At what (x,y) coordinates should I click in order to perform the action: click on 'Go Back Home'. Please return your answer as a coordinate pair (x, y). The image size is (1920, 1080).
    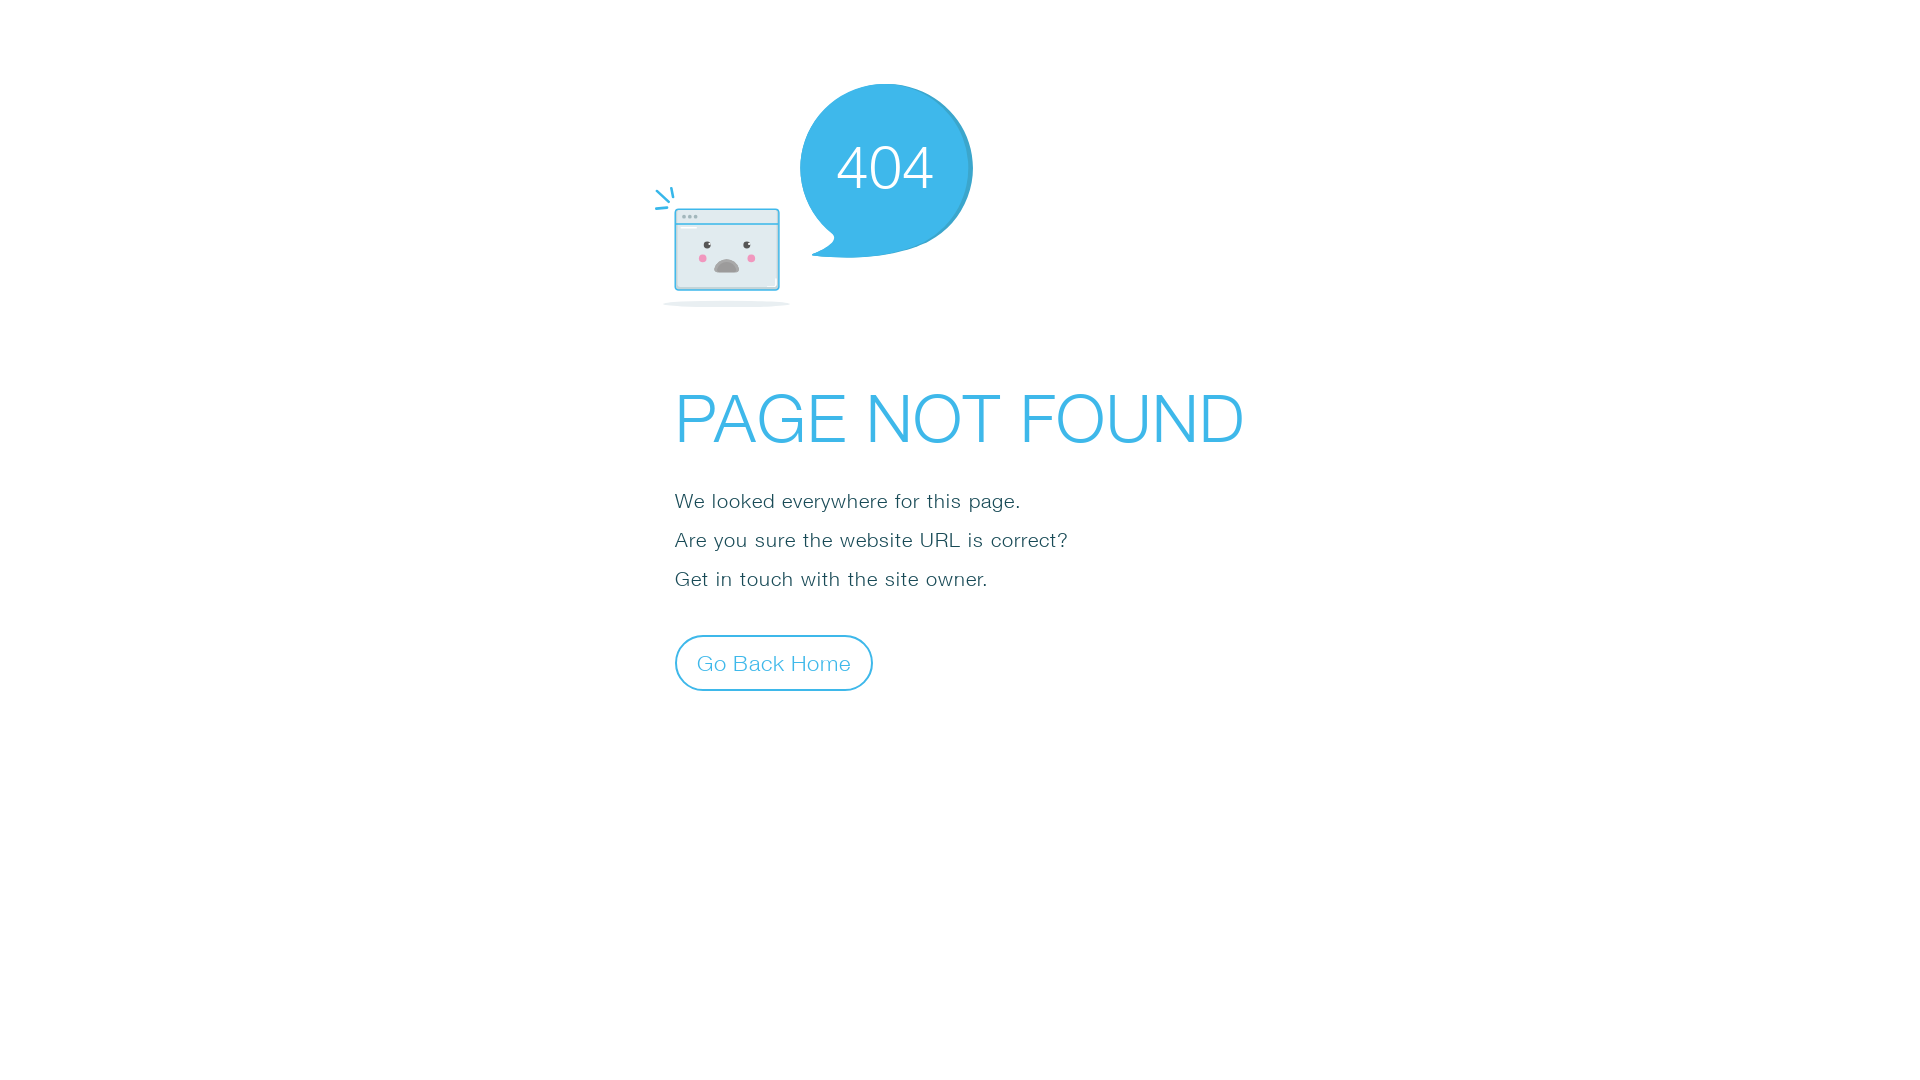
    Looking at the image, I should click on (772, 663).